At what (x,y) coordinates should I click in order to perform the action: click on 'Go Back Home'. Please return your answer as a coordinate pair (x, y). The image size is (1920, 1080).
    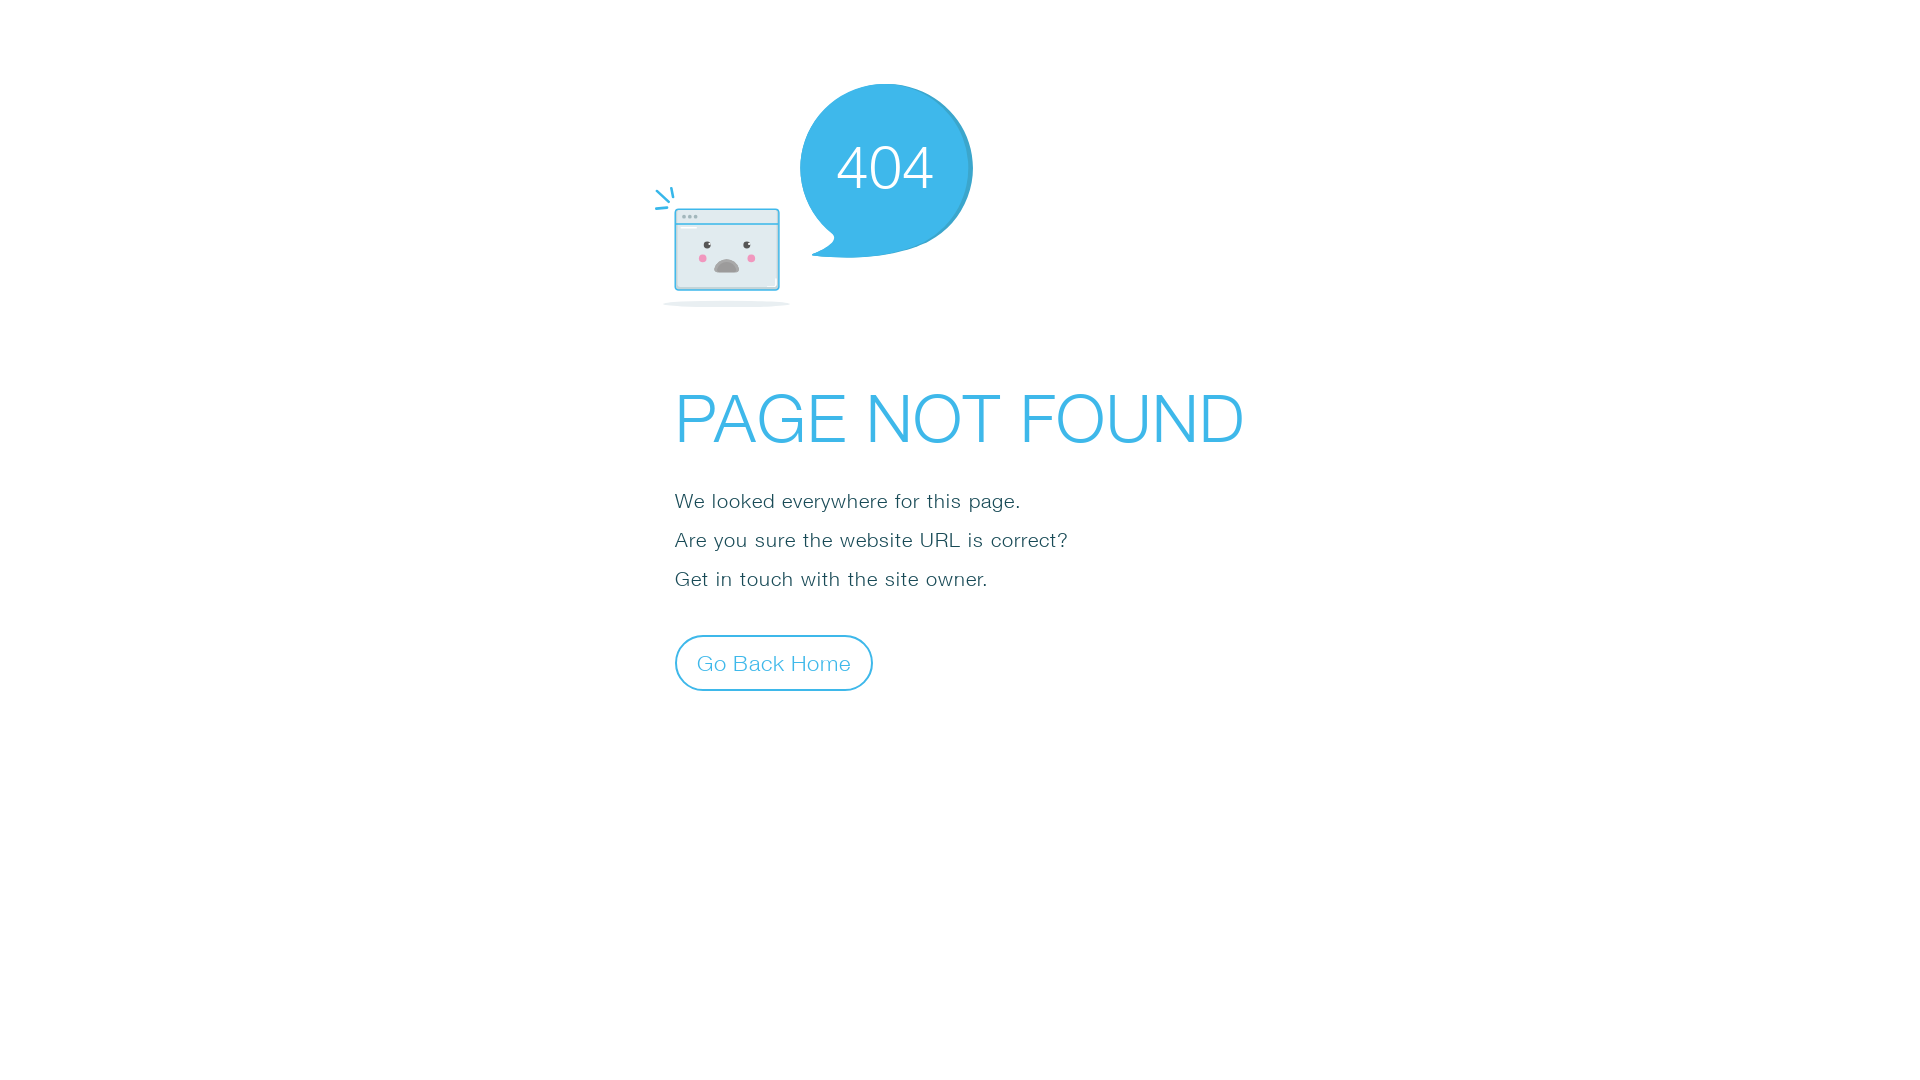
    Looking at the image, I should click on (772, 663).